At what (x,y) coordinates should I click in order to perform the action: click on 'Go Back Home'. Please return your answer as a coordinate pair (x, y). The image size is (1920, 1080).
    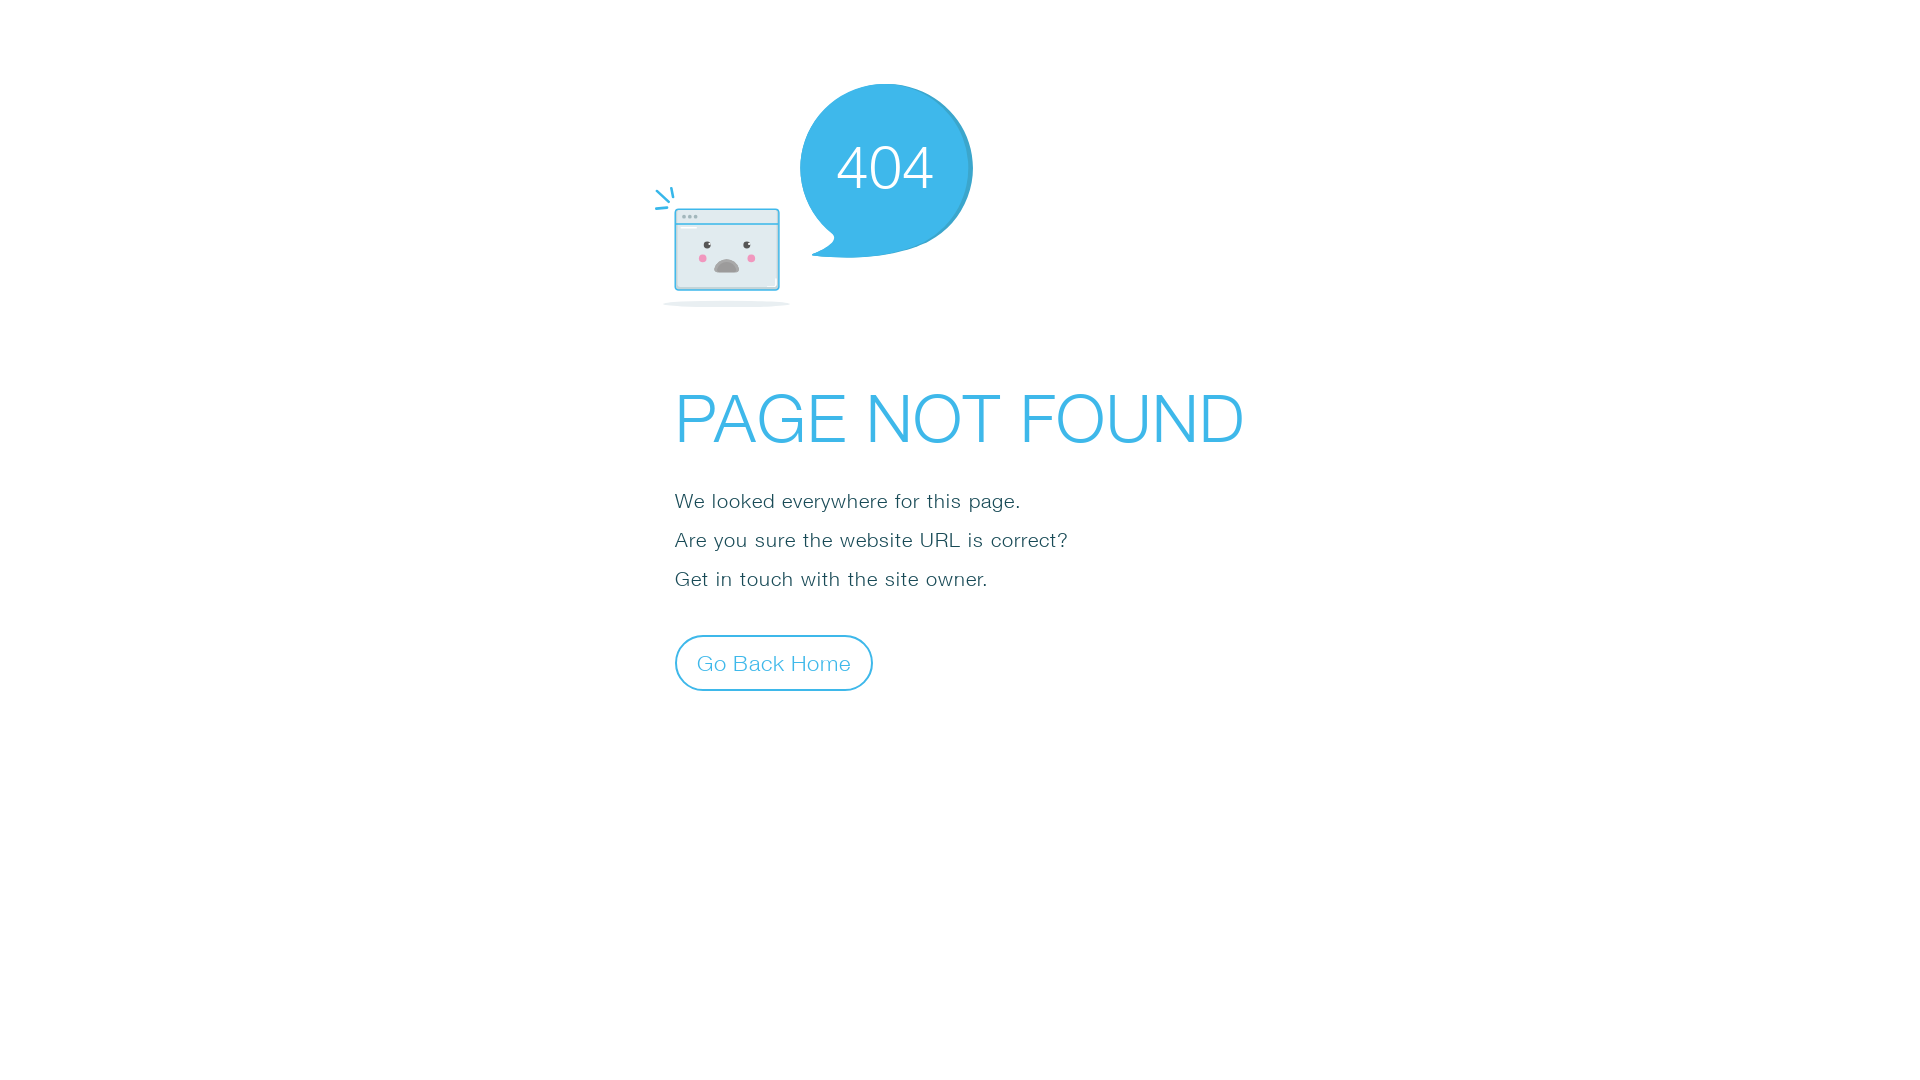
    Looking at the image, I should click on (772, 663).